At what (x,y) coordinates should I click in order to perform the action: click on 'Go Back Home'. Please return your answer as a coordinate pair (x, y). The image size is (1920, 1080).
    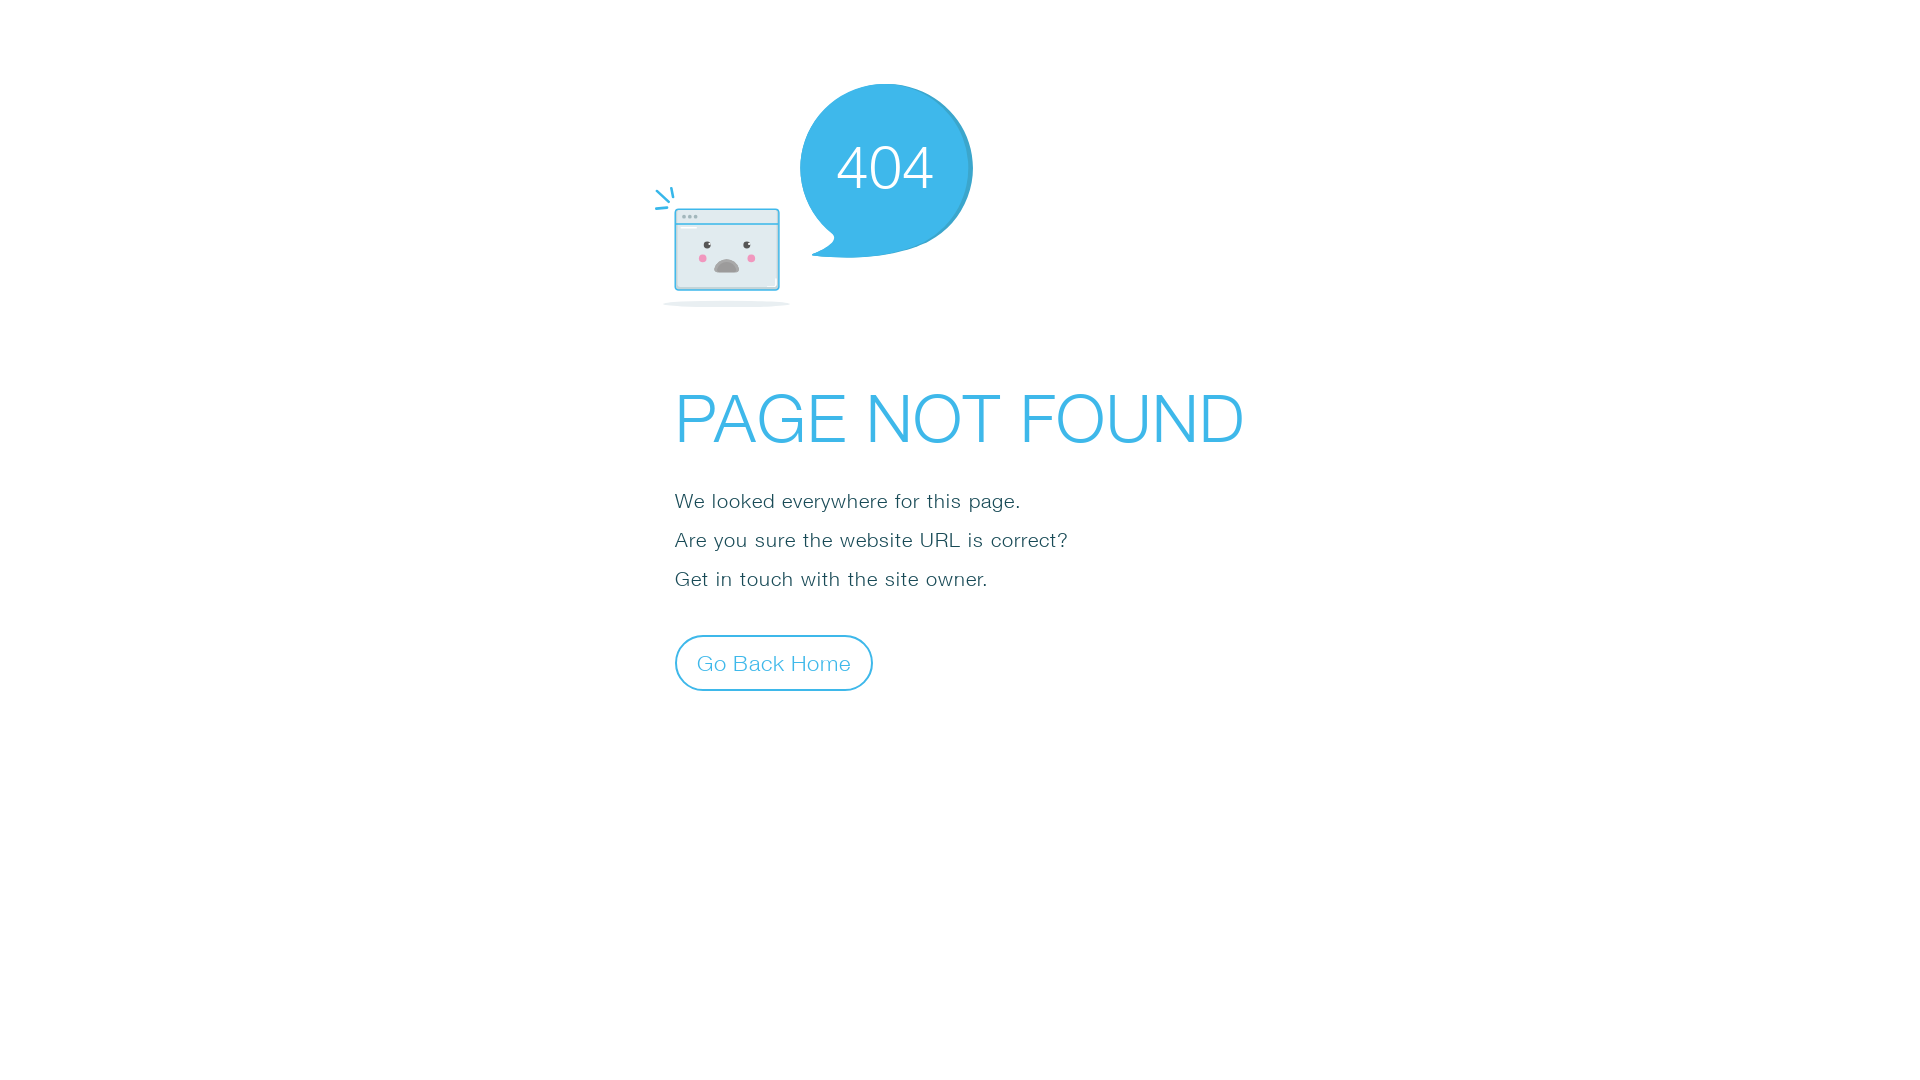
    Looking at the image, I should click on (772, 663).